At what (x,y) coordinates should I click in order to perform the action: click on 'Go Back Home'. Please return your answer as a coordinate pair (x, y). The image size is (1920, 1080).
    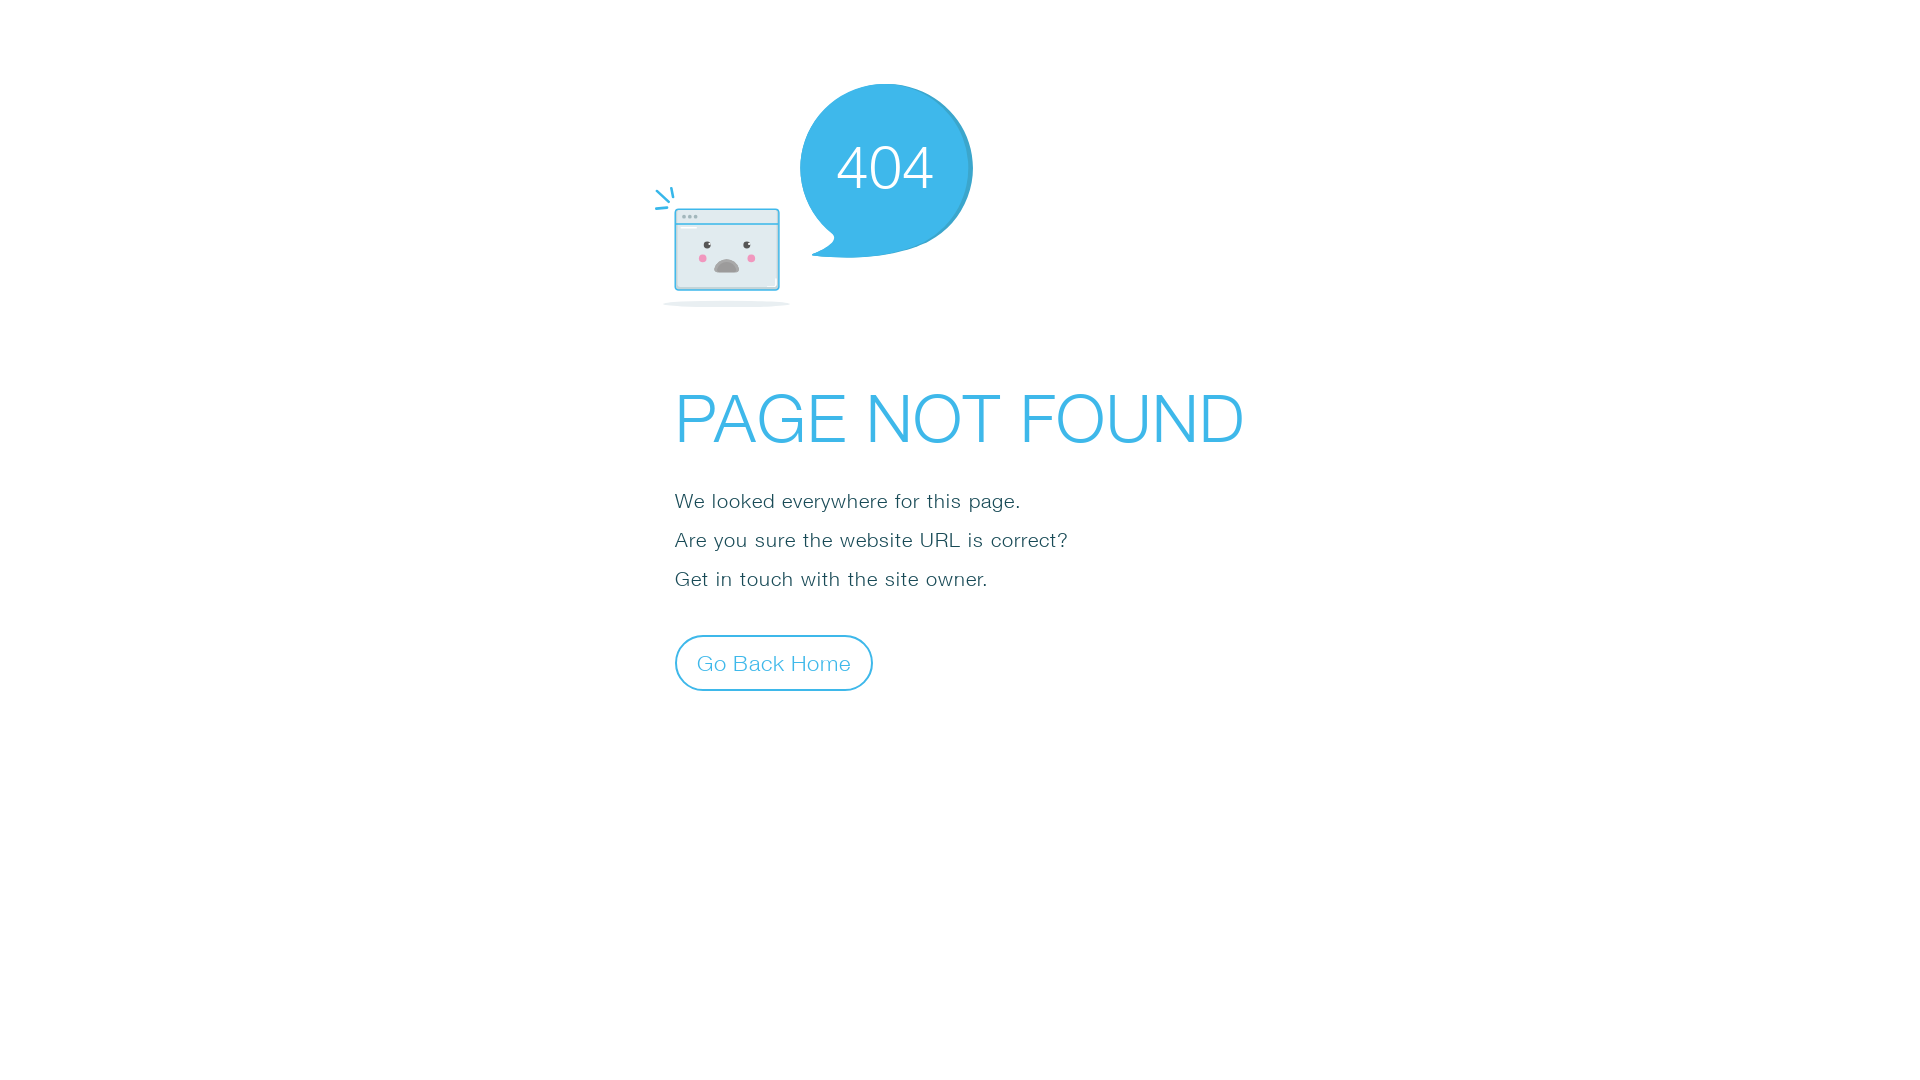
    Looking at the image, I should click on (772, 663).